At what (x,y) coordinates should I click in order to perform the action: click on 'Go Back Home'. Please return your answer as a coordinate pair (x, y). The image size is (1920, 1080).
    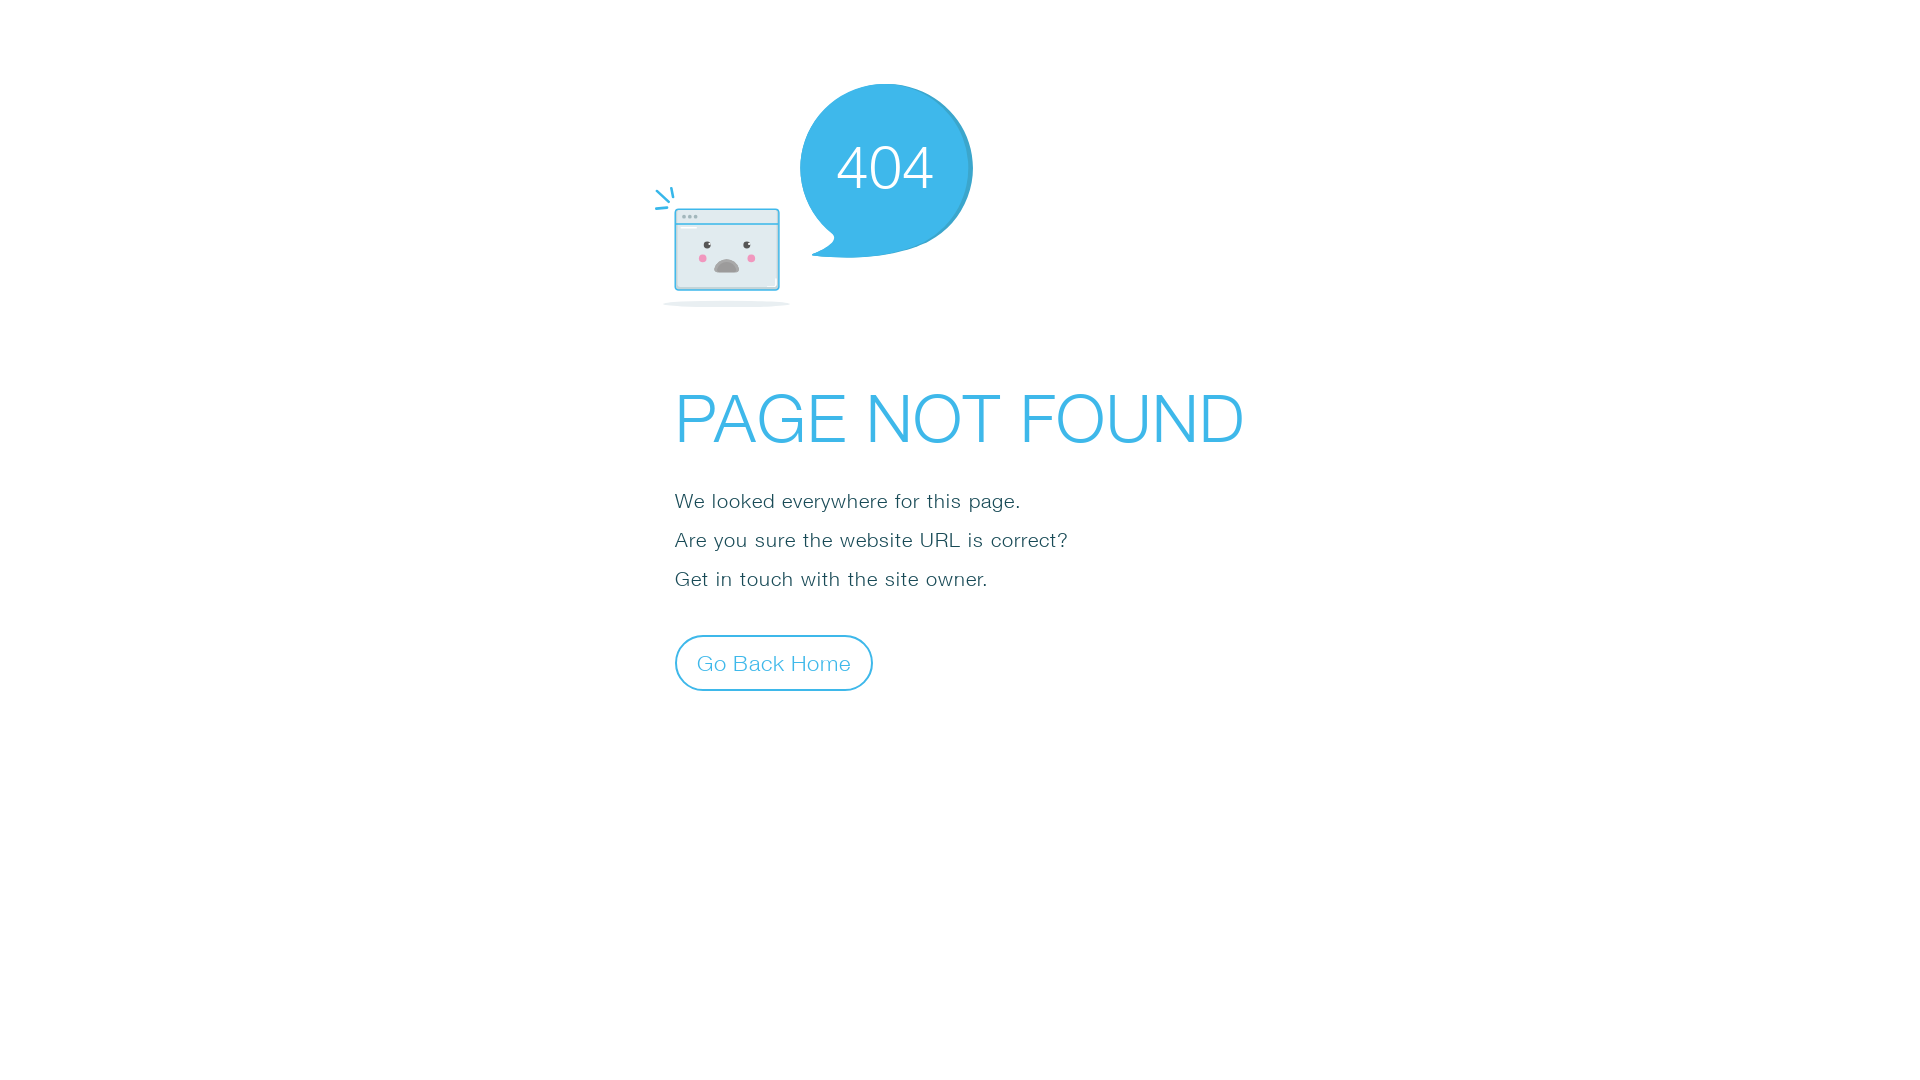
    Looking at the image, I should click on (772, 663).